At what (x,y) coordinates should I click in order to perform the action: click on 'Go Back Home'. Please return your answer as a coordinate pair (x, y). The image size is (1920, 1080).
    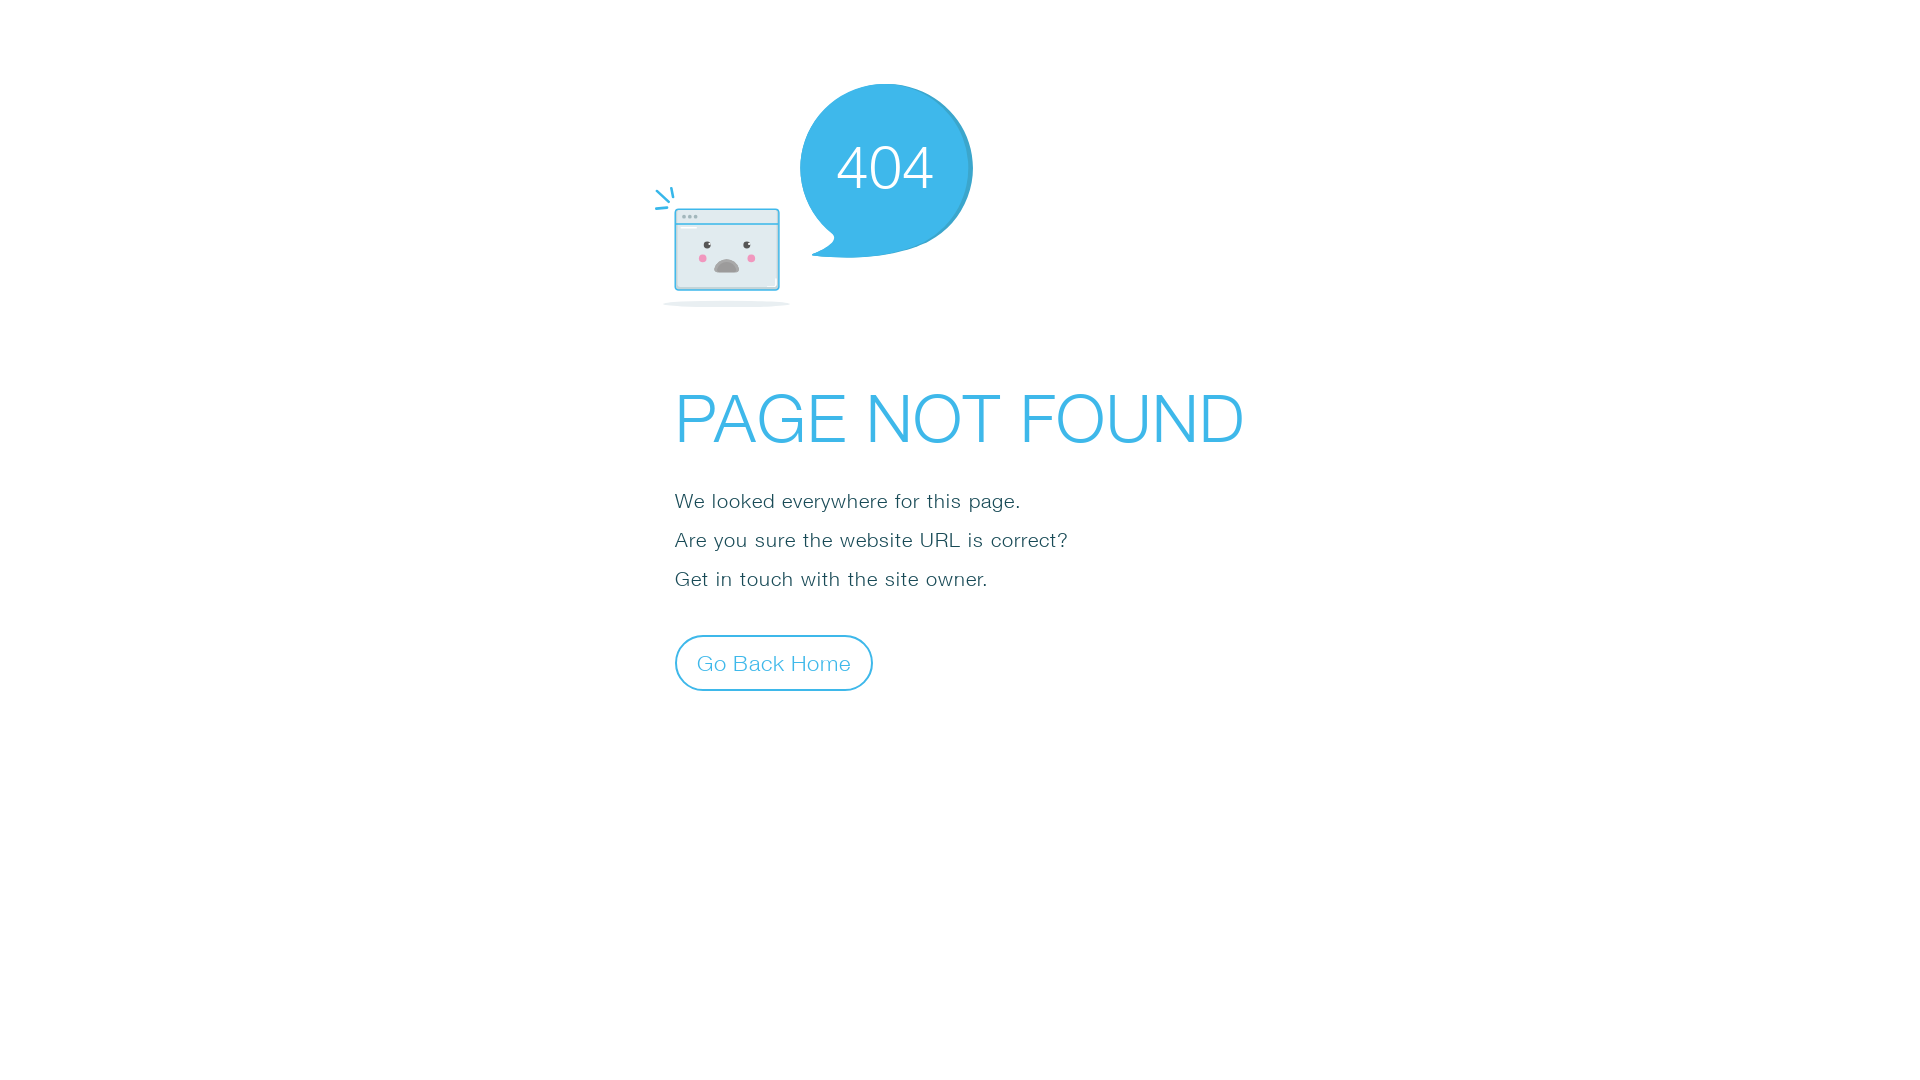
    Looking at the image, I should click on (772, 663).